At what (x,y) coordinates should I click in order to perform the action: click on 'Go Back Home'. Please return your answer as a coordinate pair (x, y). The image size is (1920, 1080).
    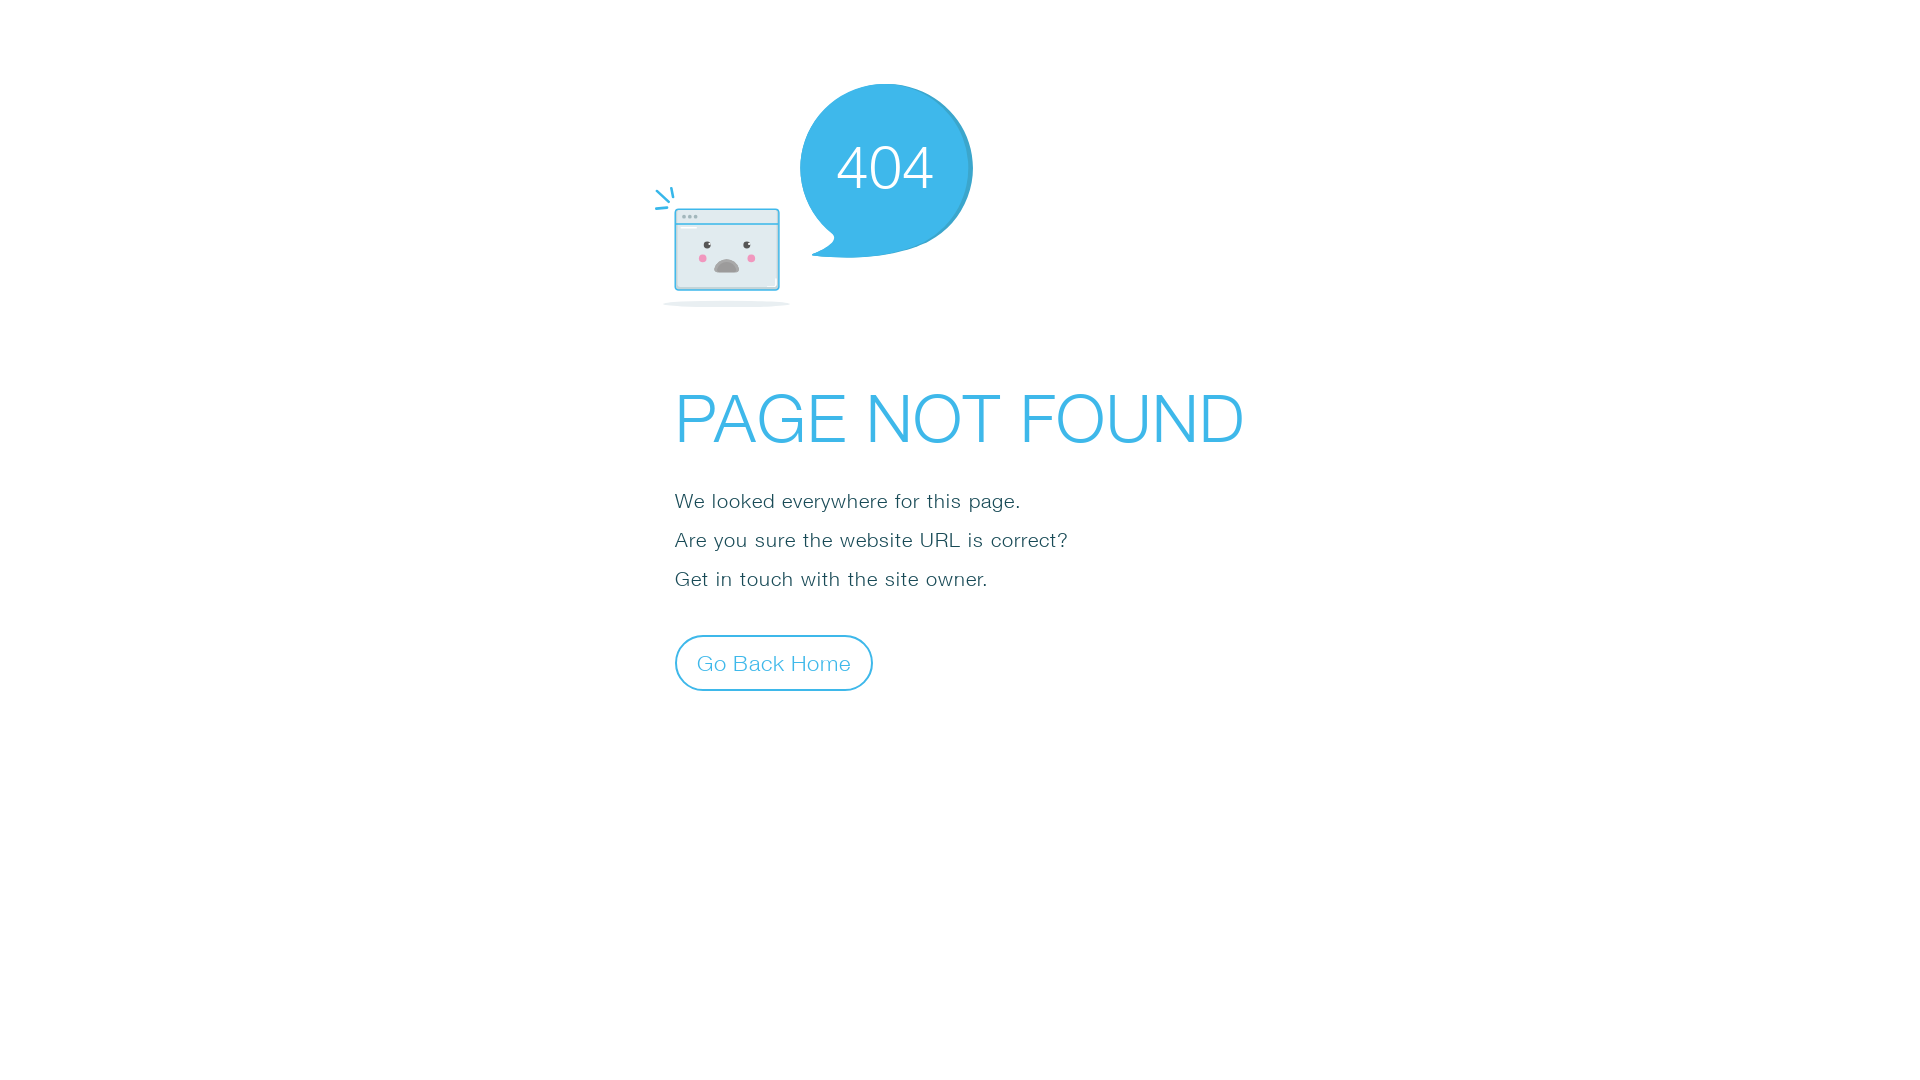
    Looking at the image, I should click on (772, 663).